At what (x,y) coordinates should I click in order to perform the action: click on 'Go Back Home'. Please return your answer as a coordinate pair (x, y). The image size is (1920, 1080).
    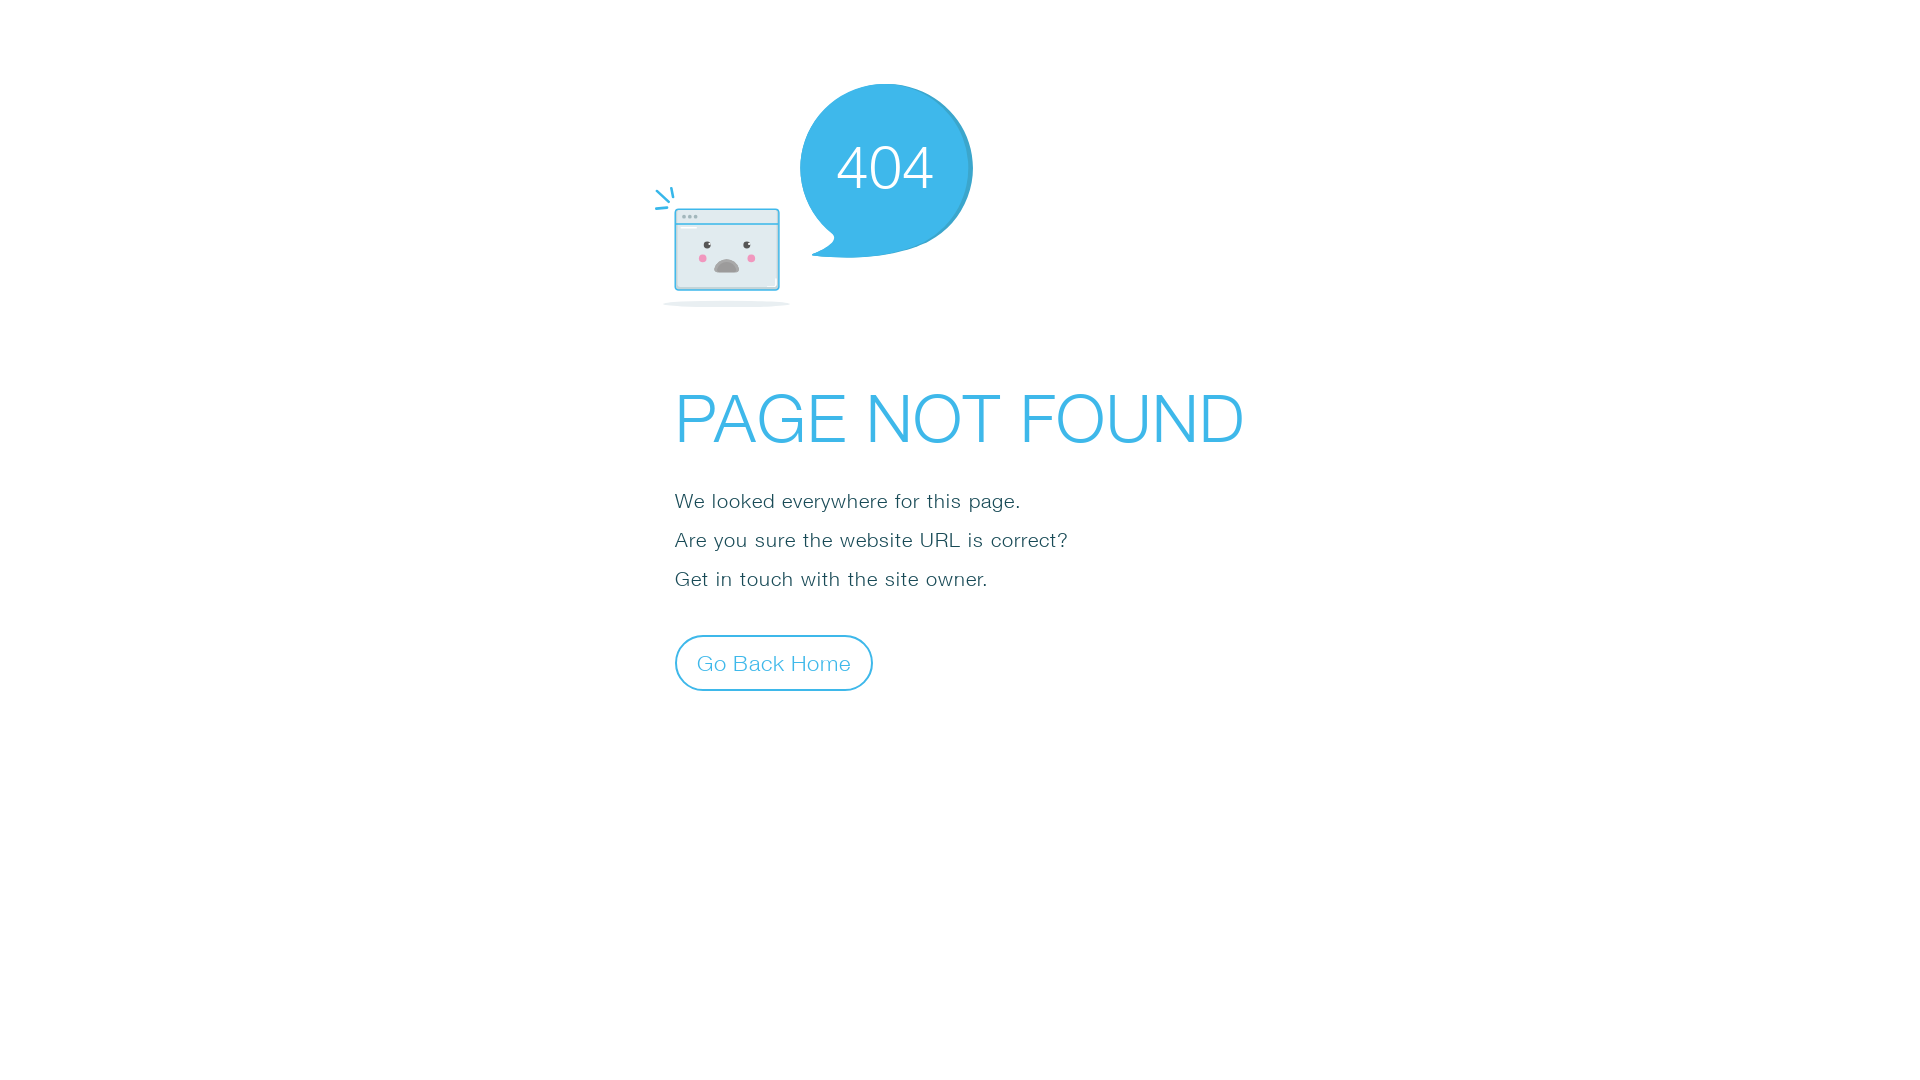
    Looking at the image, I should click on (772, 663).